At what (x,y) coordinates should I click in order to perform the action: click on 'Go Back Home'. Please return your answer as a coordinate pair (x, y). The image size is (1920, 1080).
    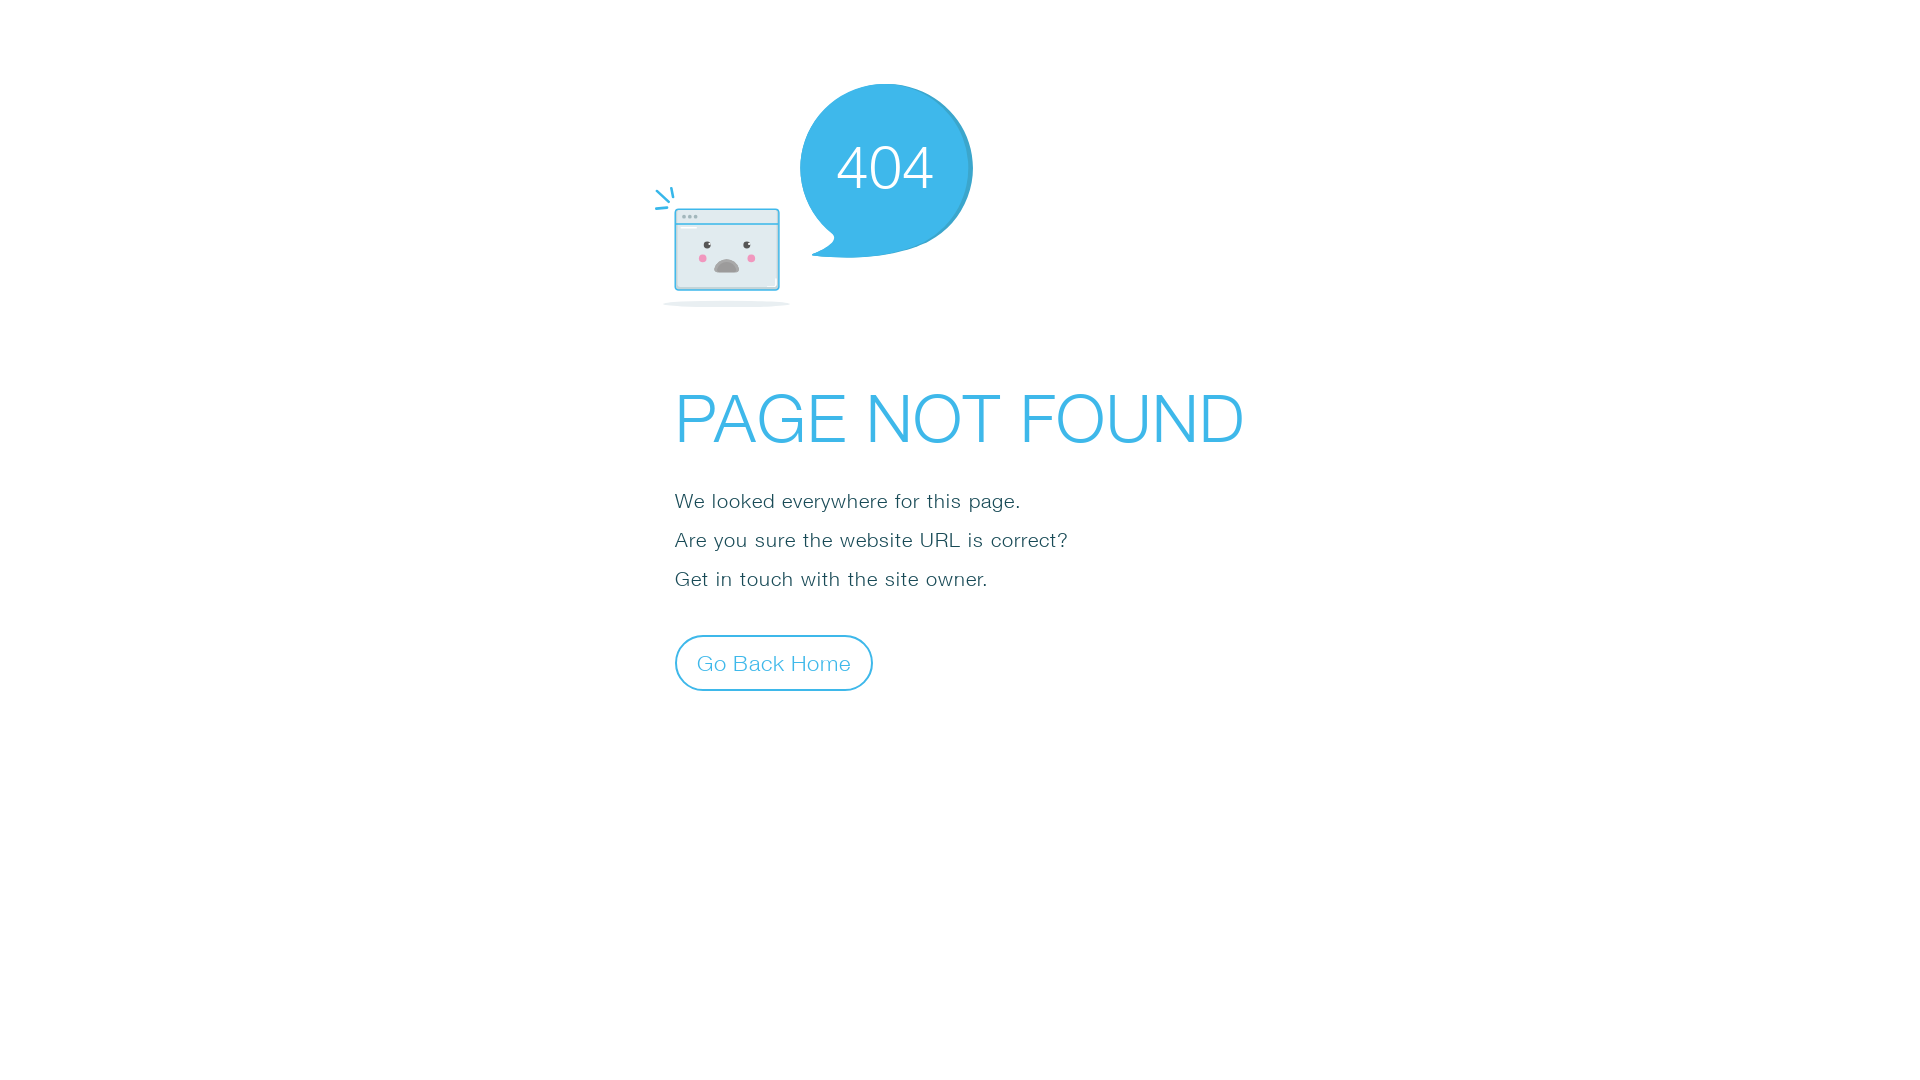
    Looking at the image, I should click on (772, 663).